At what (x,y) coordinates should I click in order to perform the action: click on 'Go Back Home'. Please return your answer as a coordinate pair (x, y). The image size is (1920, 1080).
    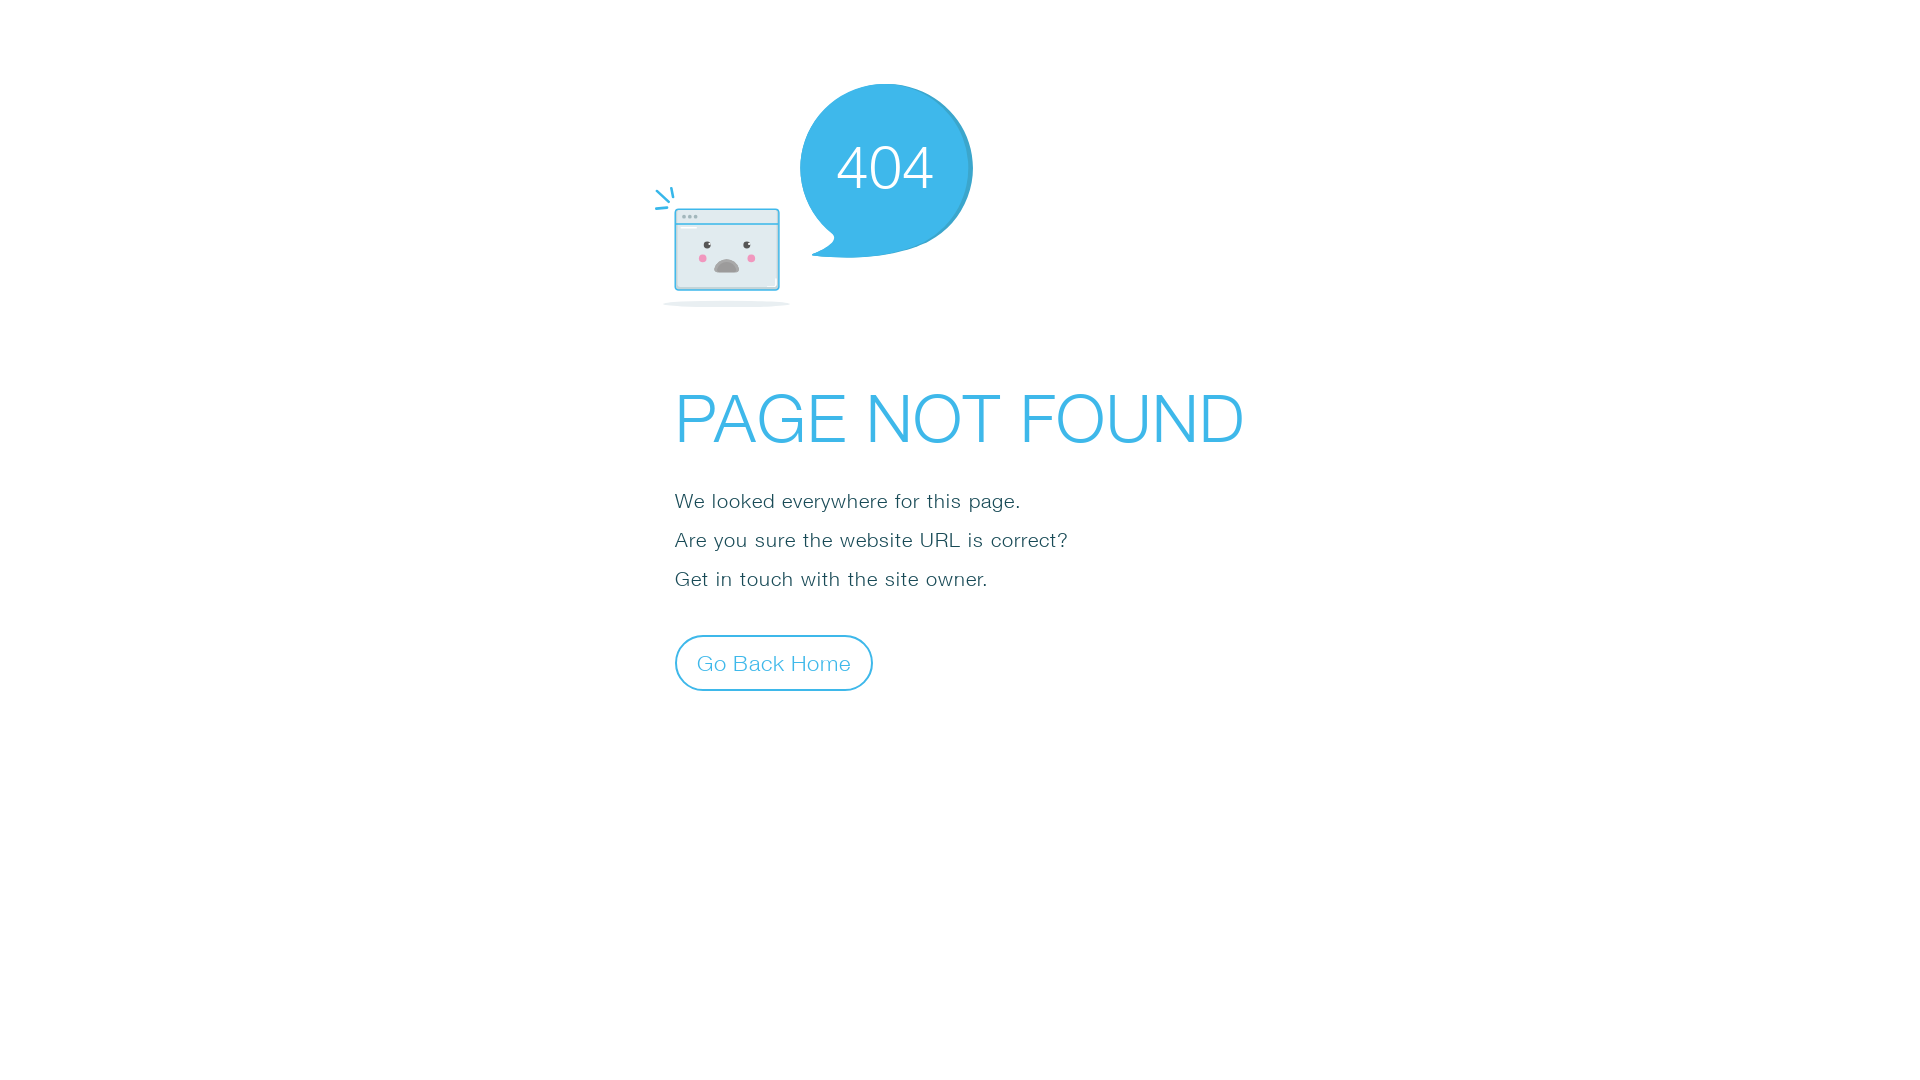
    Looking at the image, I should click on (772, 663).